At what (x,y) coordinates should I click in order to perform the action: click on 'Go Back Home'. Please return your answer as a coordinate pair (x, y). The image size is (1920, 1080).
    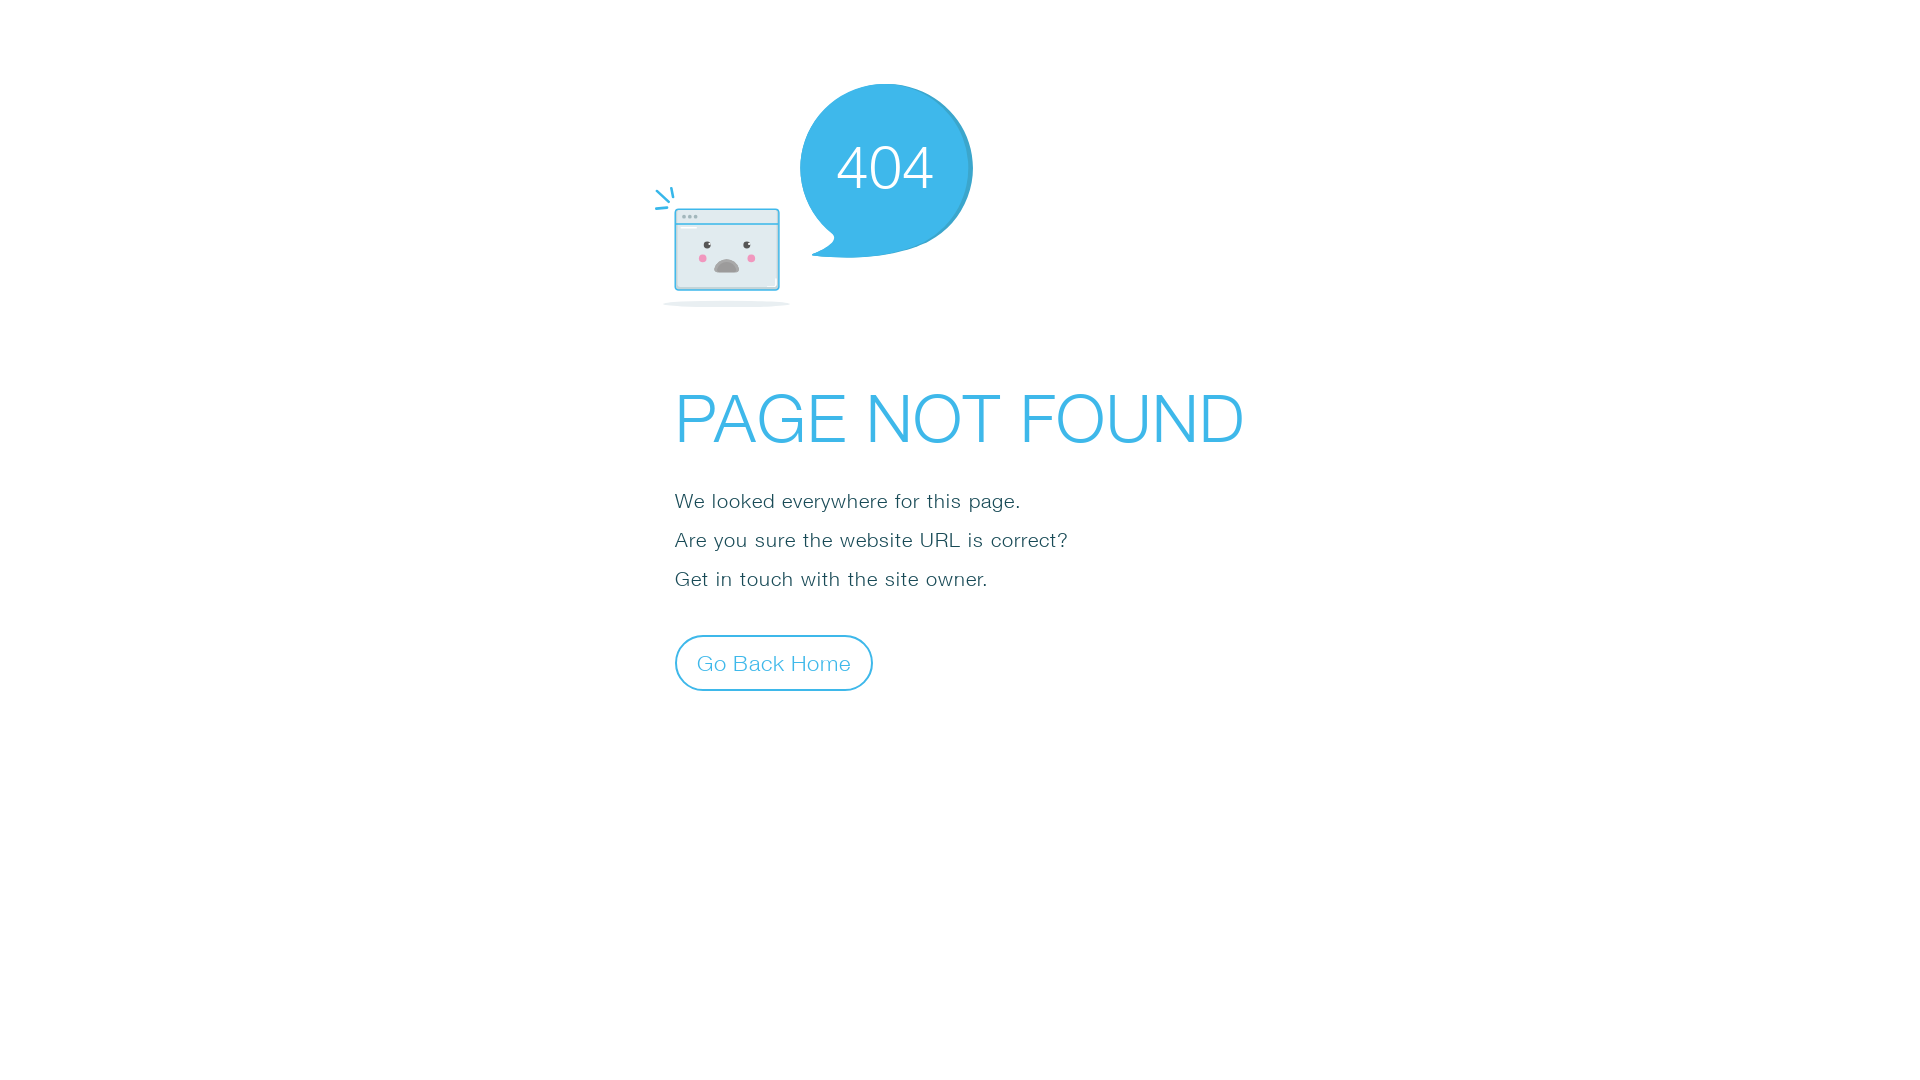
    Looking at the image, I should click on (772, 663).